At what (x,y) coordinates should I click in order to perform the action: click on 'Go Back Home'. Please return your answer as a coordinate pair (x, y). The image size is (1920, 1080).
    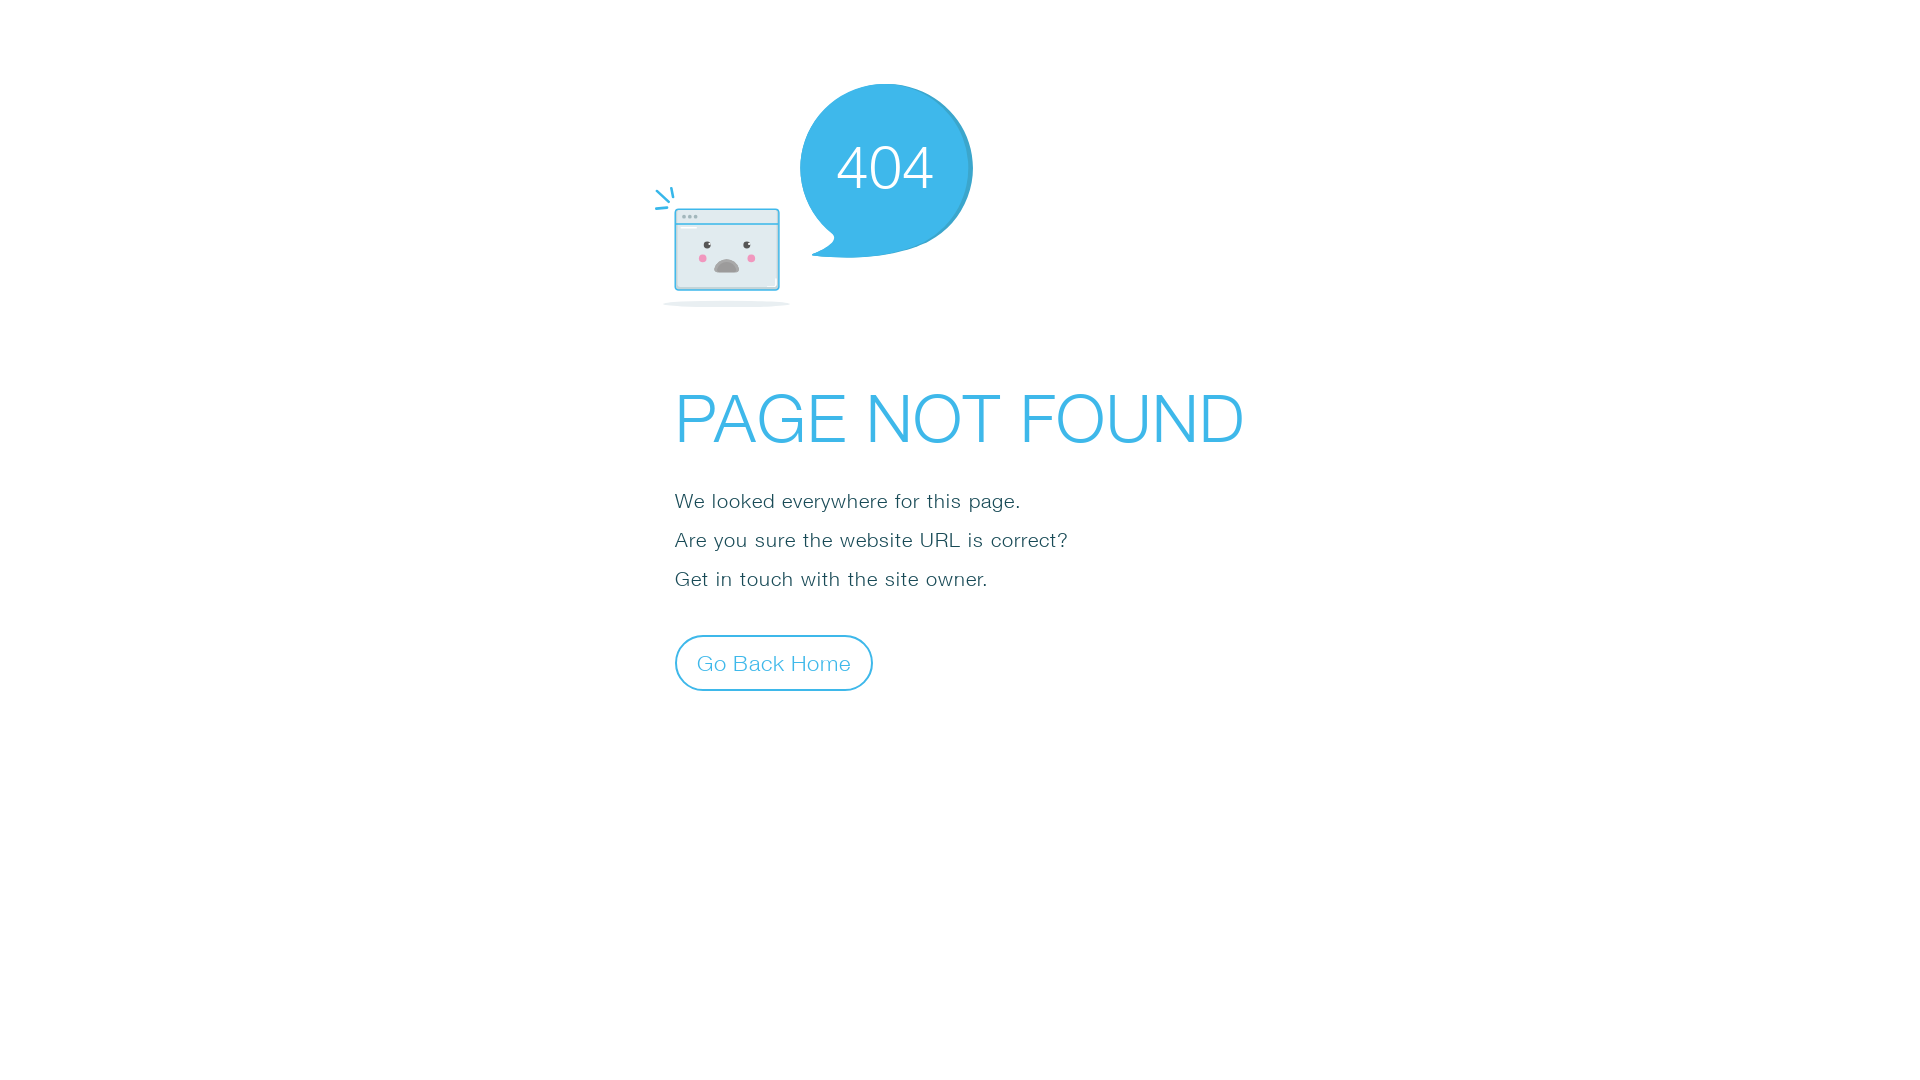
    Looking at the image, I should click on (772, 663).